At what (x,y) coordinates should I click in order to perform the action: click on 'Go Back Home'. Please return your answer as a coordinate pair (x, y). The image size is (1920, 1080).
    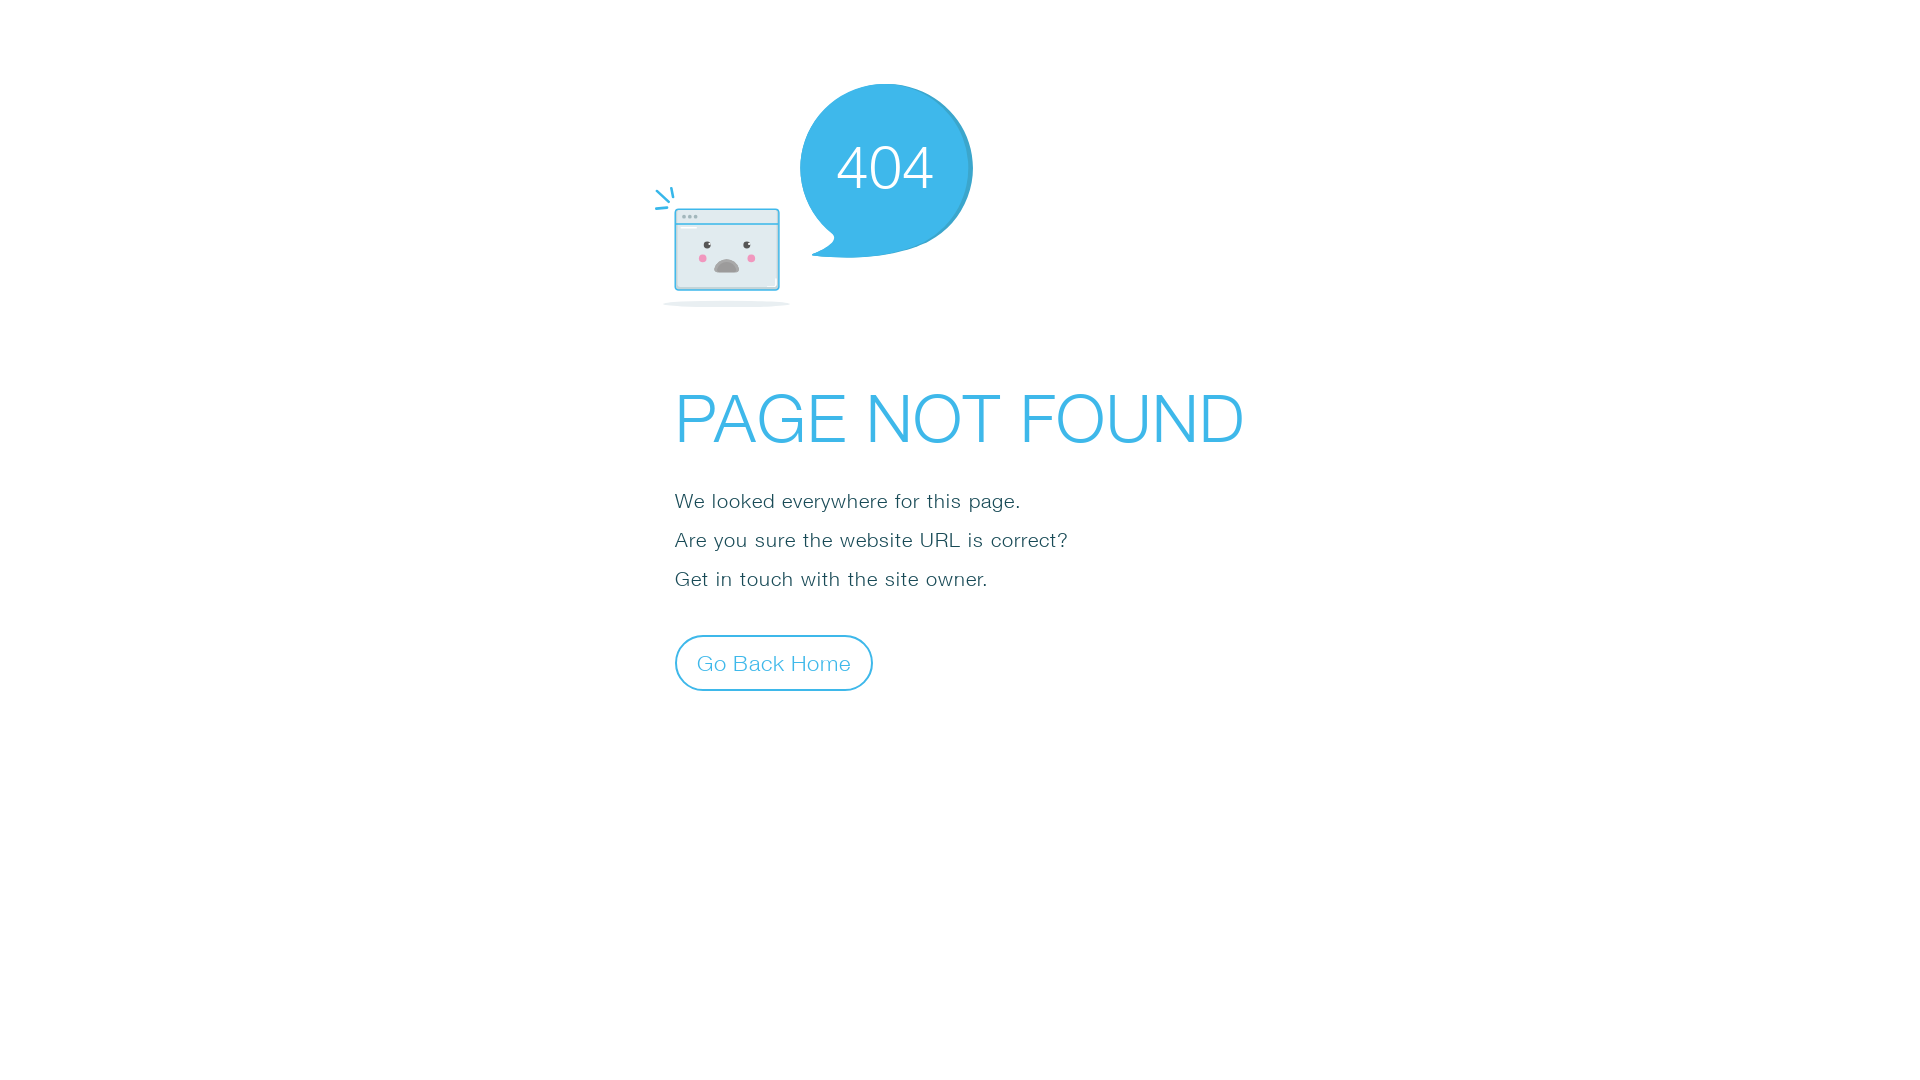
    Looking at the image, I should click on (772, 663).